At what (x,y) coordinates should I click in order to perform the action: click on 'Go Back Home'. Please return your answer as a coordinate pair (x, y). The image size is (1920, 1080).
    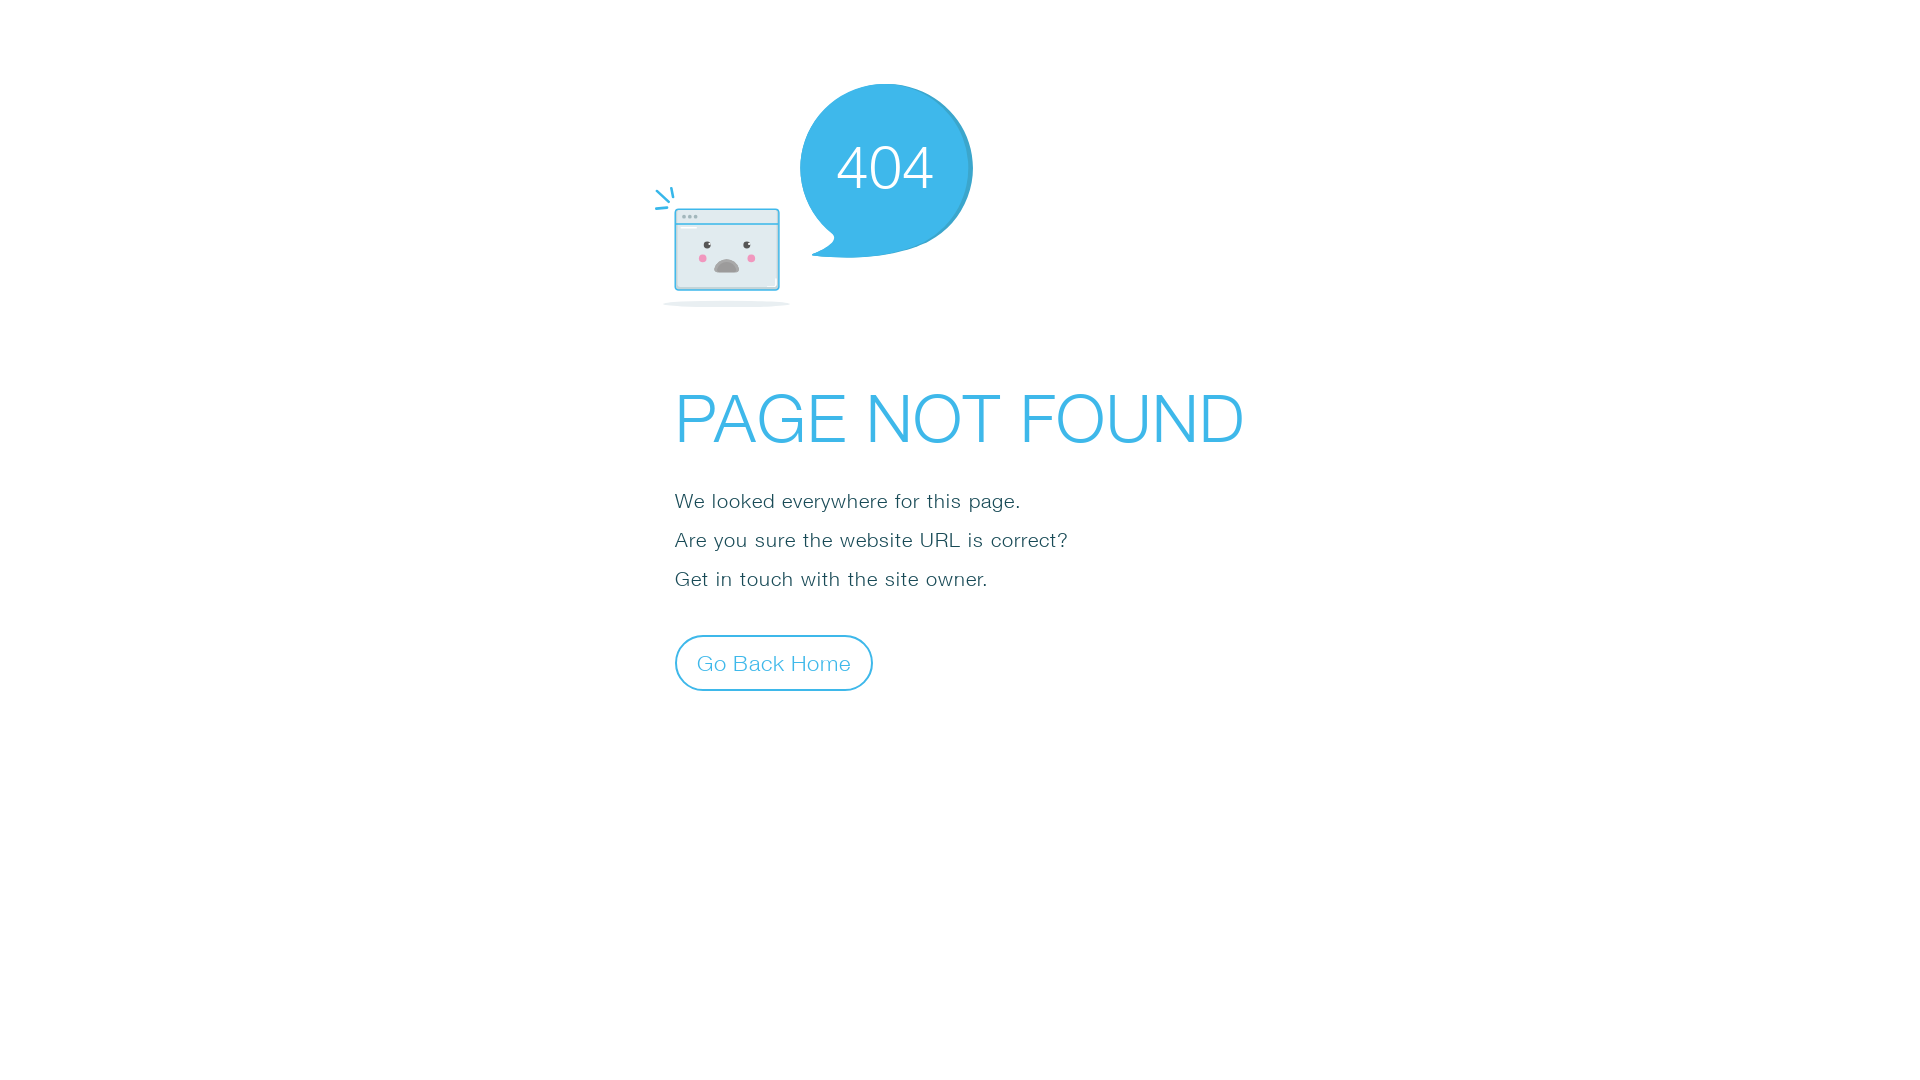
    Looking at the image, I should click on (772, 663).